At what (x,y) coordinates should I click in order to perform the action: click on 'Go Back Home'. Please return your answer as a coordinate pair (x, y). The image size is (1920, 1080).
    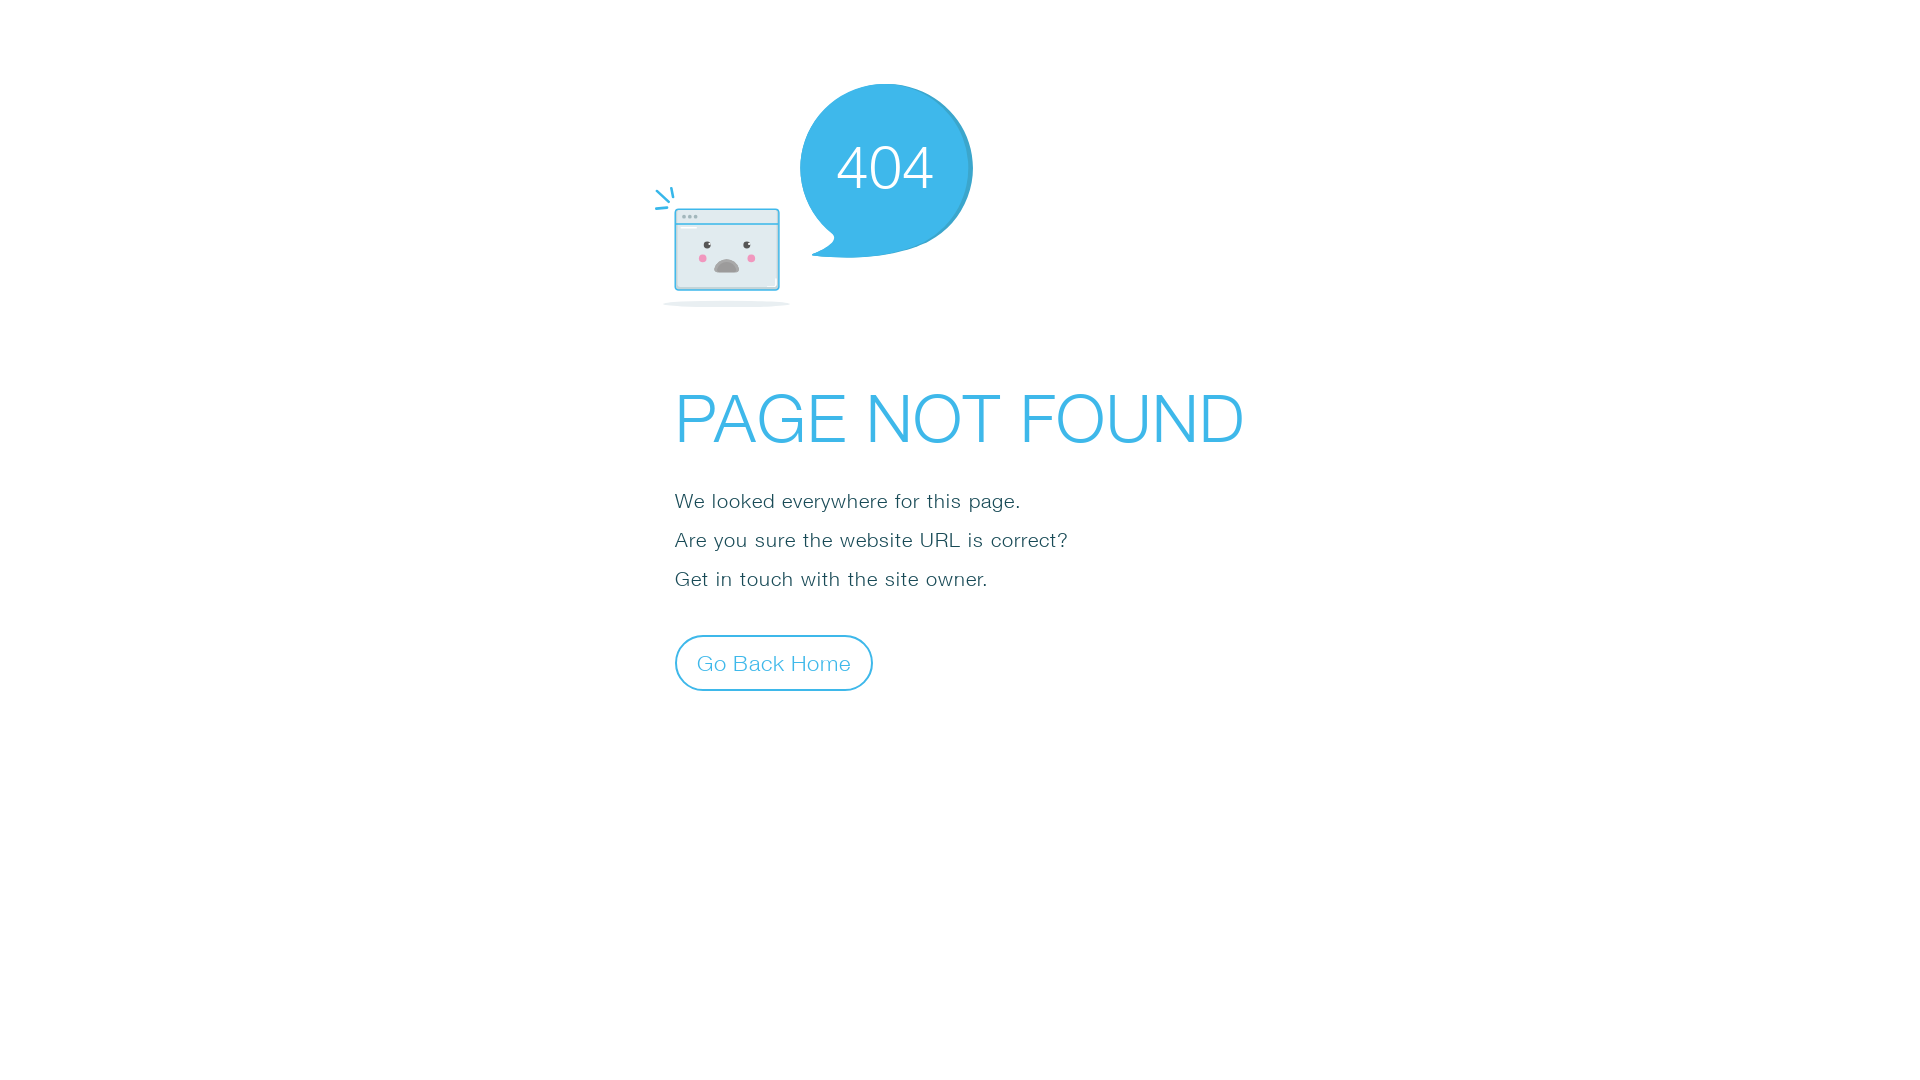
    Looking at the image, I should click on (772, 663).